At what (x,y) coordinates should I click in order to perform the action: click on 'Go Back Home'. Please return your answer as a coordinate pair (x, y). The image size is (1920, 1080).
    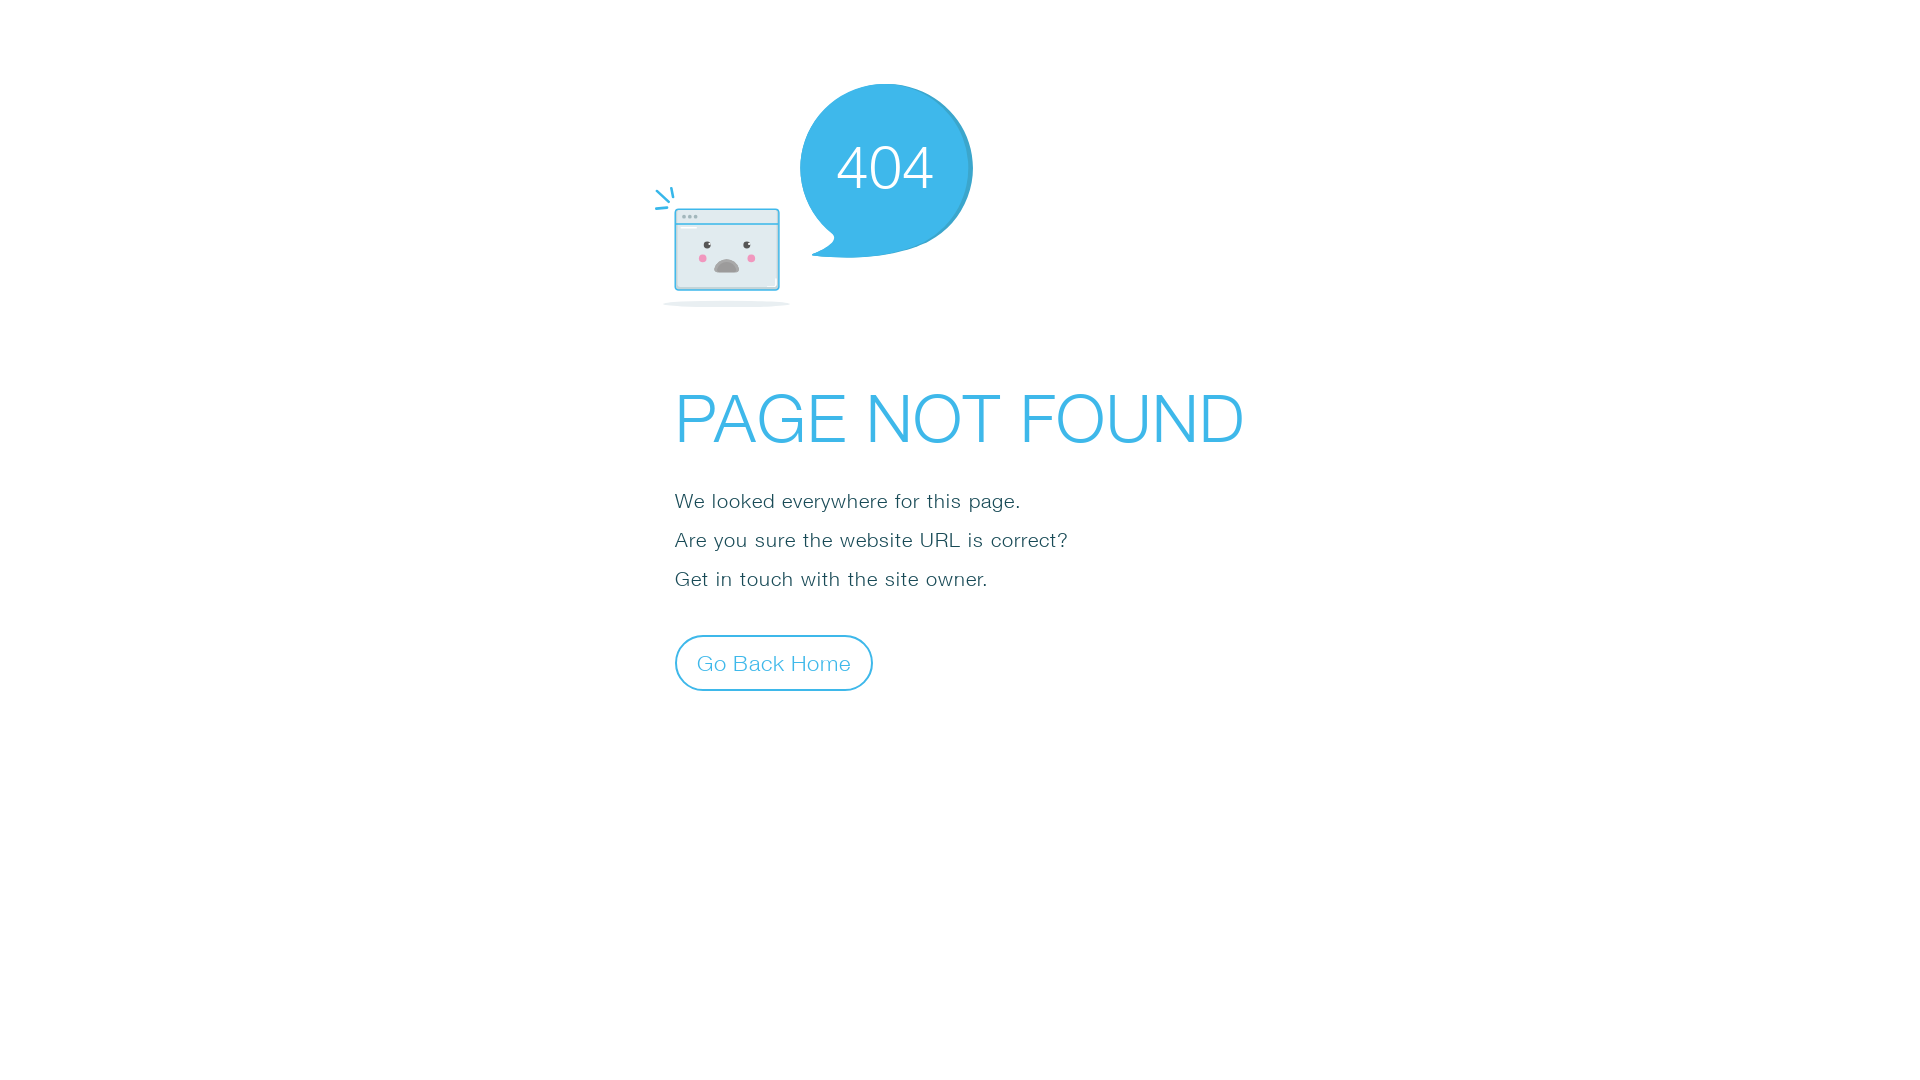
    Looking at the image, I should click on (772, 663).